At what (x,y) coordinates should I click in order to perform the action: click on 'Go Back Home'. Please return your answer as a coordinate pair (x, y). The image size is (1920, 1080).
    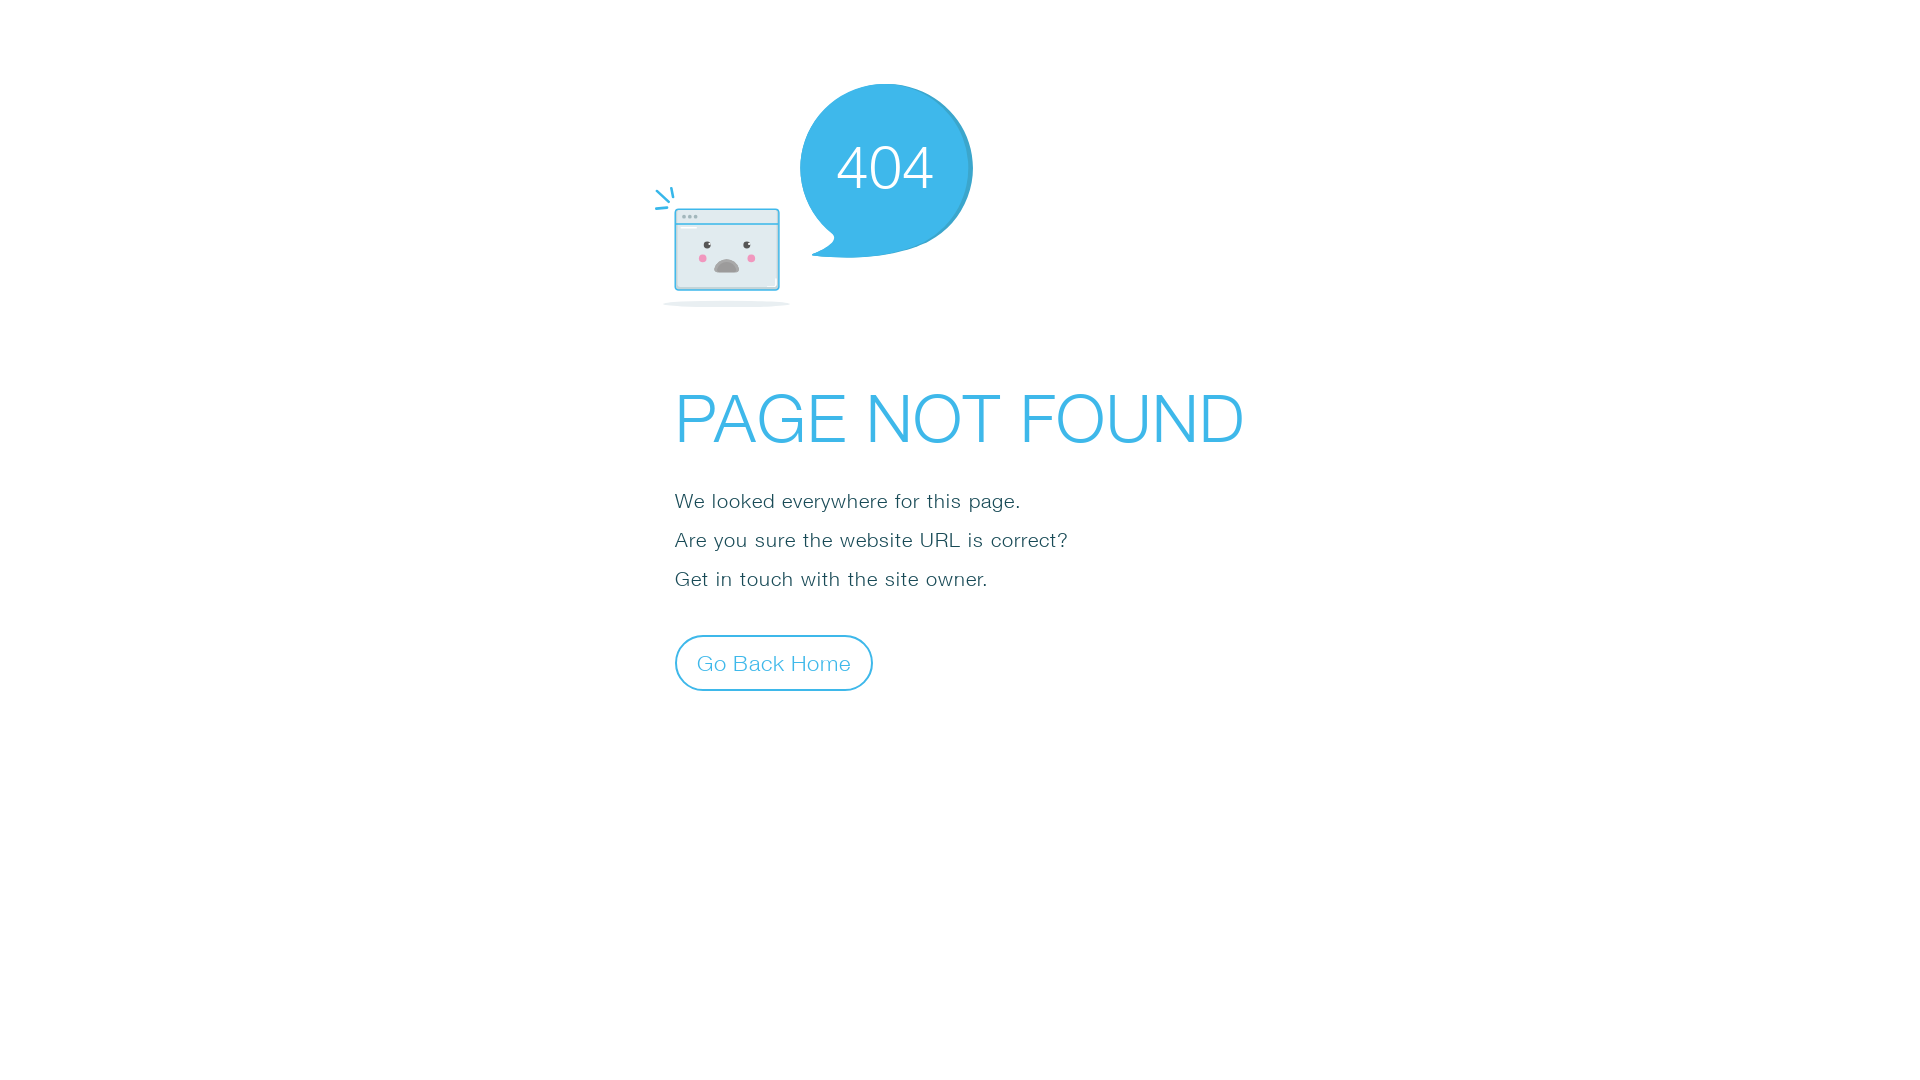
    Looking at the image, I should click on (772, 663).